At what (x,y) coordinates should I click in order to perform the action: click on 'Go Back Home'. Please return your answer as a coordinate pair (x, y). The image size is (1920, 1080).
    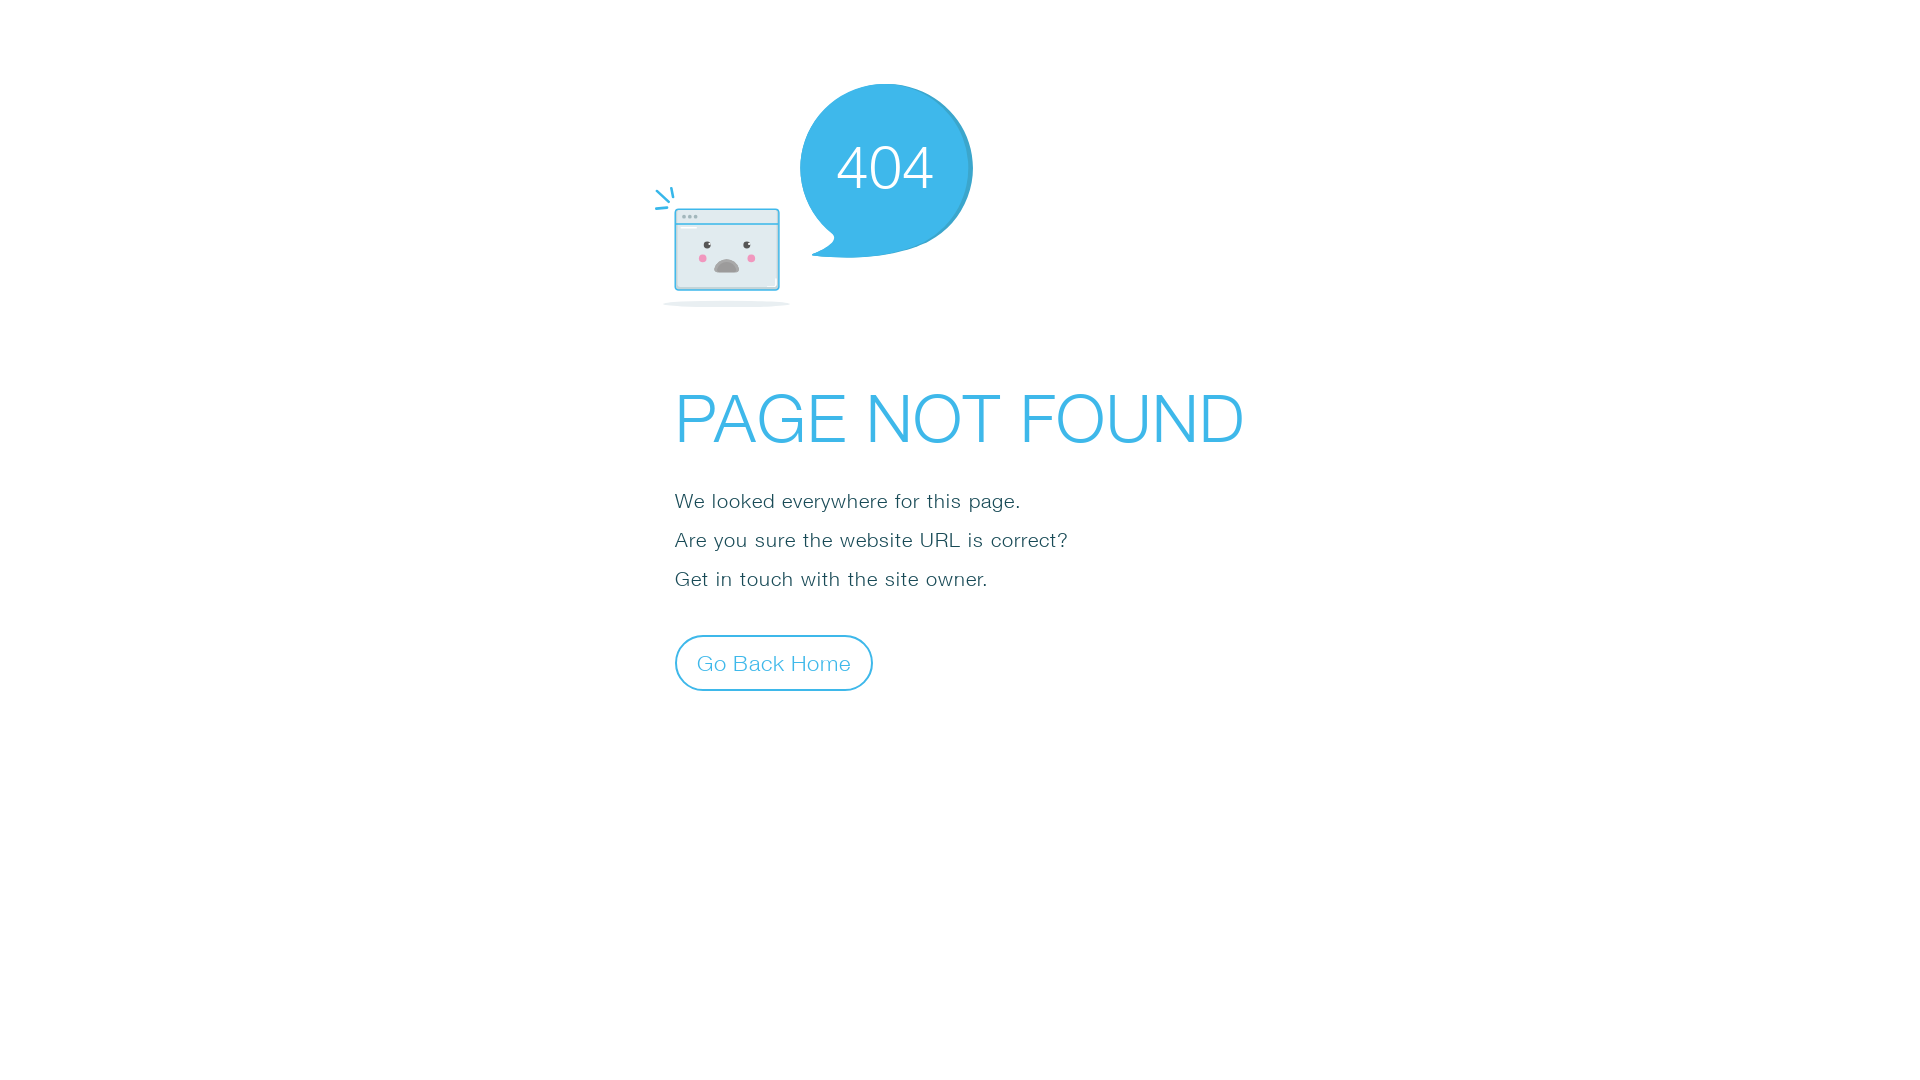
    Looking at the image, I should click on (772, 663).